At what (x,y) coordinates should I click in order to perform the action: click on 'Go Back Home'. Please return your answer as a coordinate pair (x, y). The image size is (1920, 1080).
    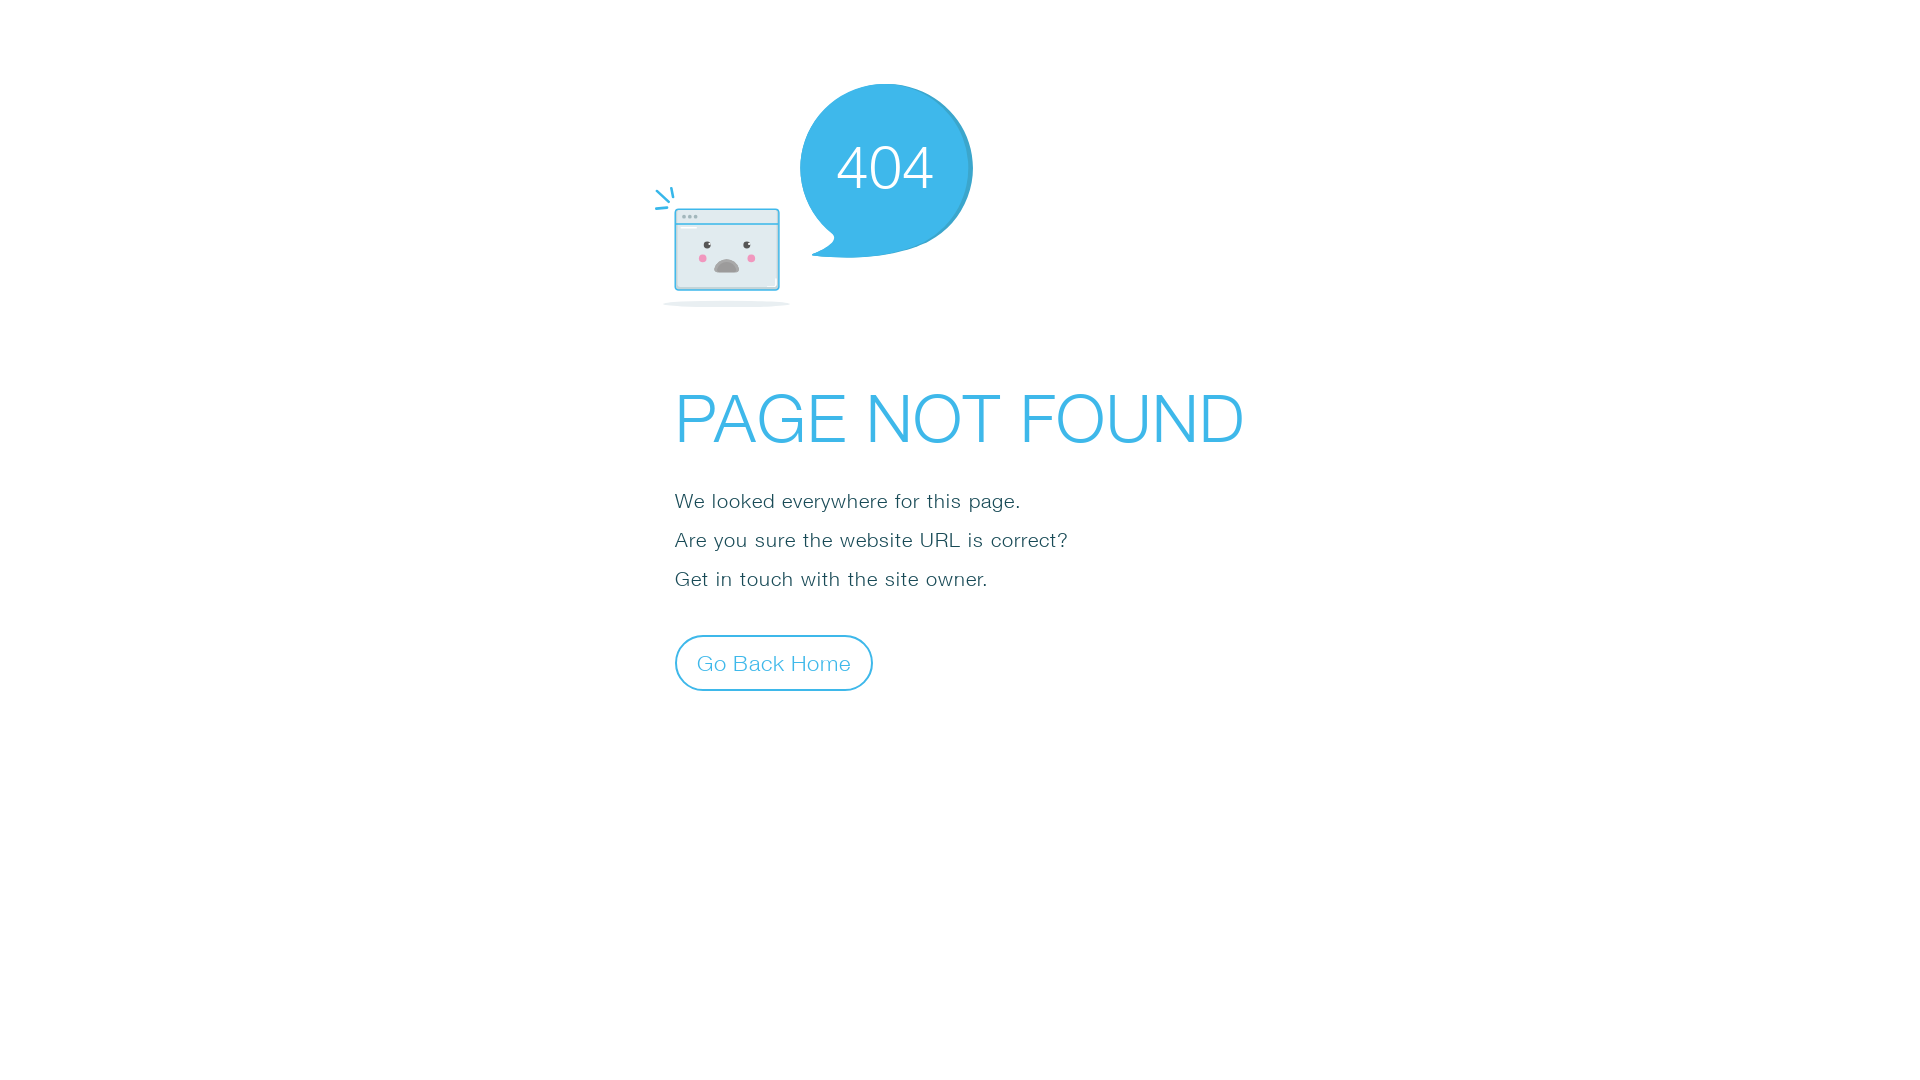
    Looking at the image, I should click on (772, 663).